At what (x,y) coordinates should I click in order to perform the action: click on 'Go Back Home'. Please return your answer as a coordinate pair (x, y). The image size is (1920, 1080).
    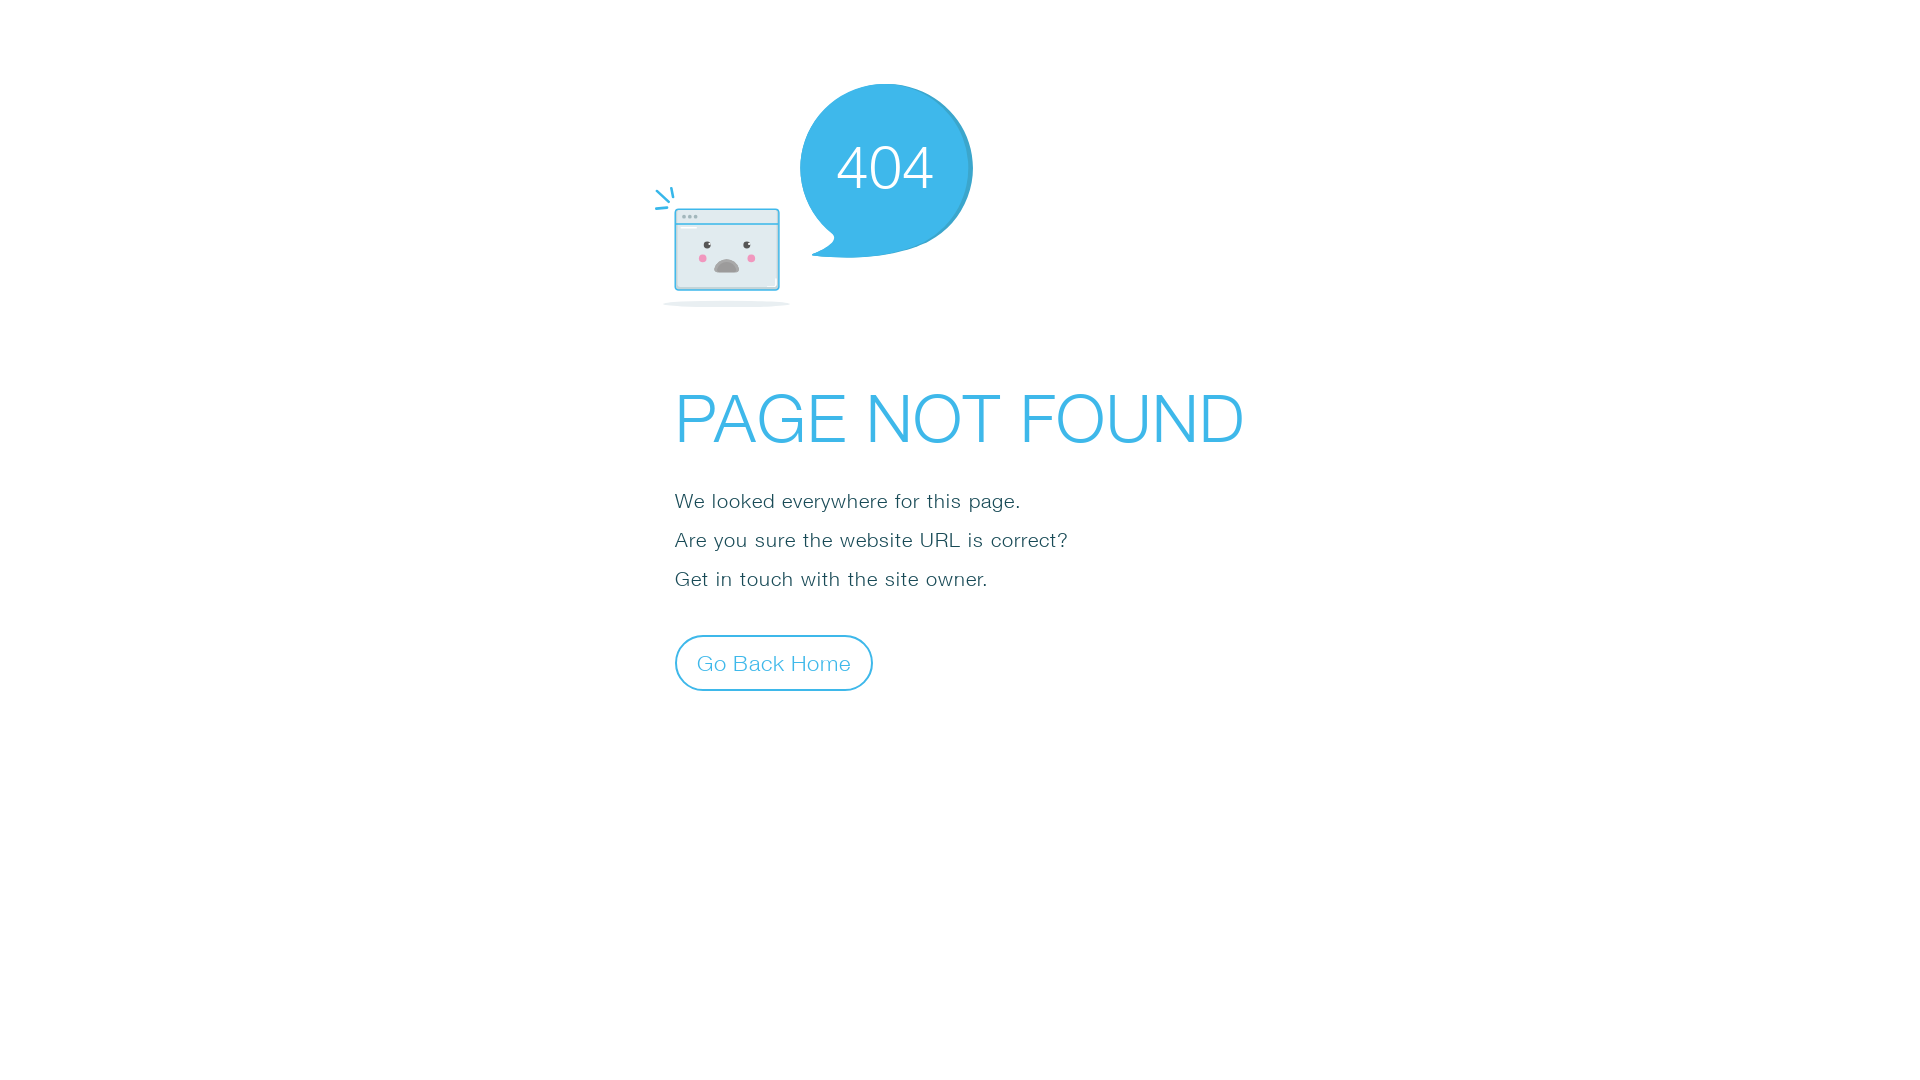
    Looking at the image, I should click on (772, 663).